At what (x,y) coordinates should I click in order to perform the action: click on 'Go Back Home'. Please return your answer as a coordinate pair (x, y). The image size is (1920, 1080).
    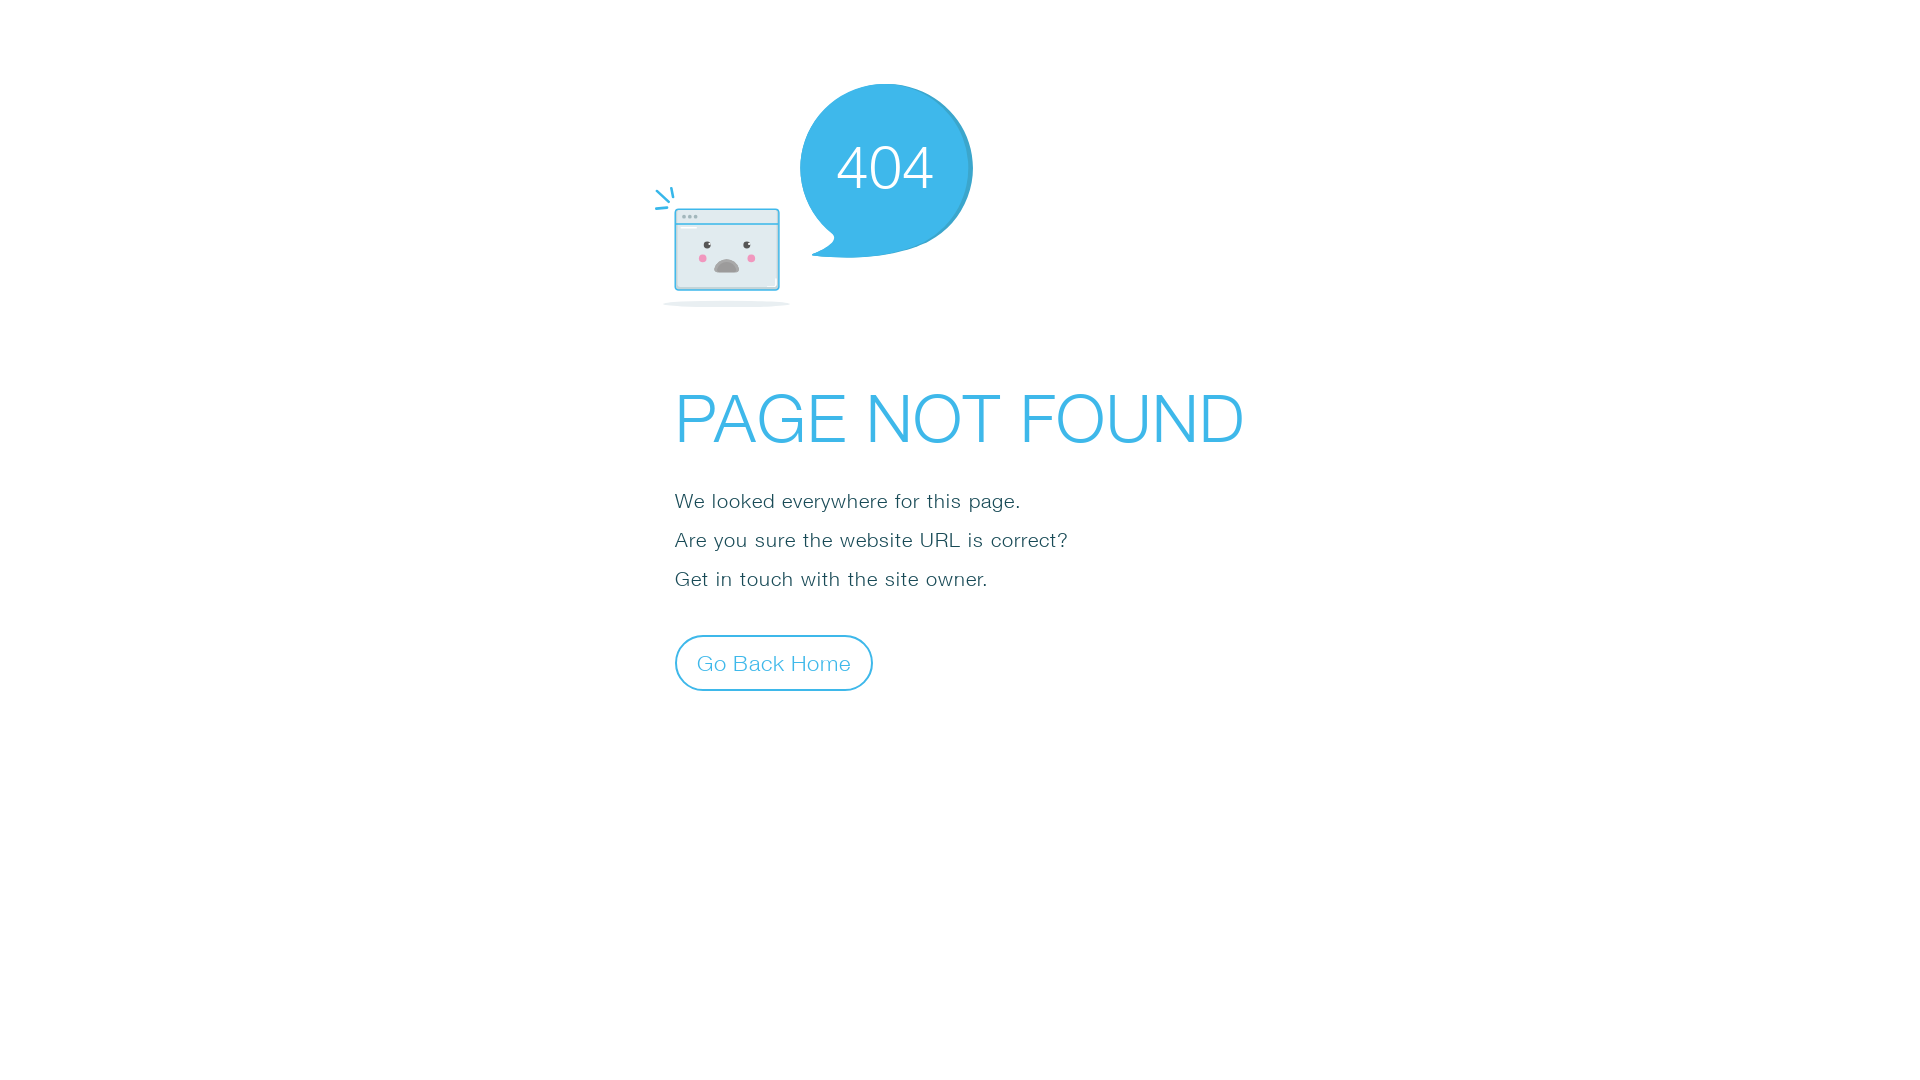
    Looking at the image, I should click on (772, 663).